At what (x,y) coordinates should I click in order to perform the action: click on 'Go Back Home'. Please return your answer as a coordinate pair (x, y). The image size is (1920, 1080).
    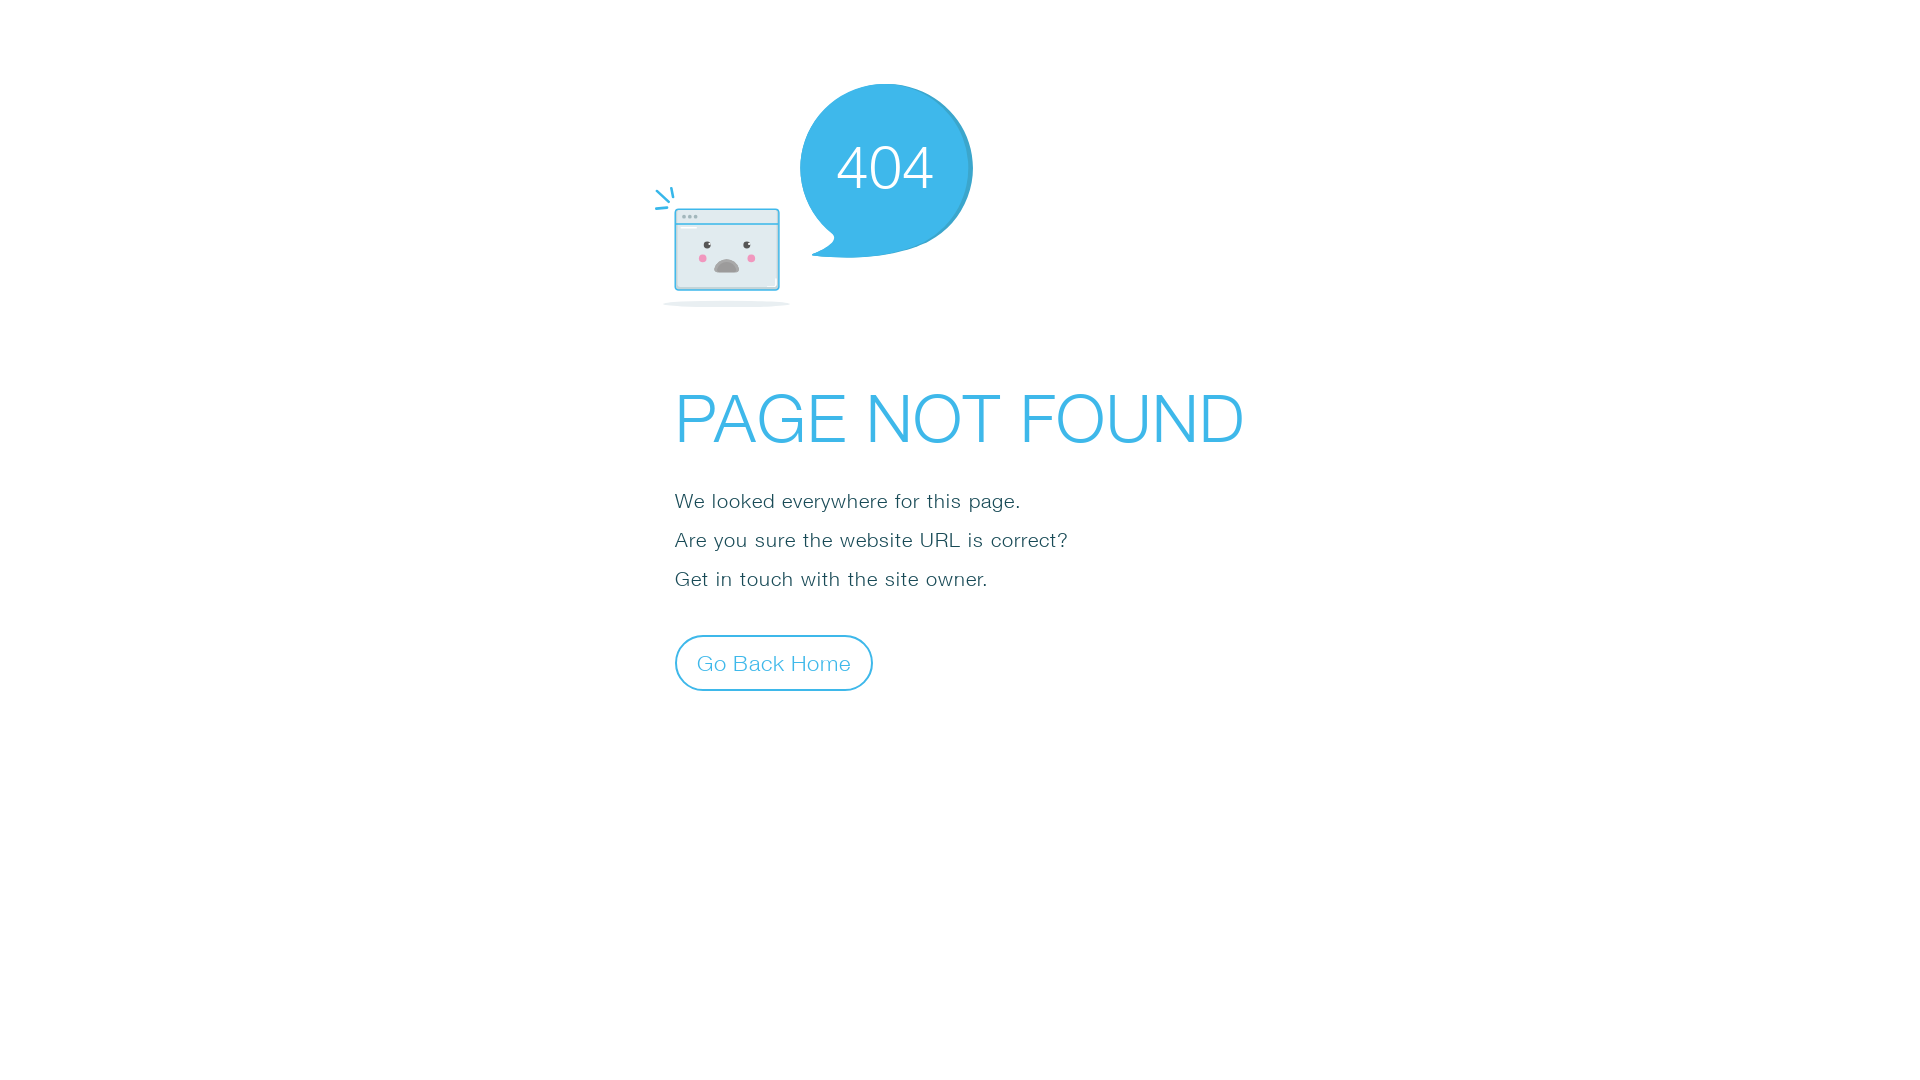
    Looking at the image, I should click on (772, 663).